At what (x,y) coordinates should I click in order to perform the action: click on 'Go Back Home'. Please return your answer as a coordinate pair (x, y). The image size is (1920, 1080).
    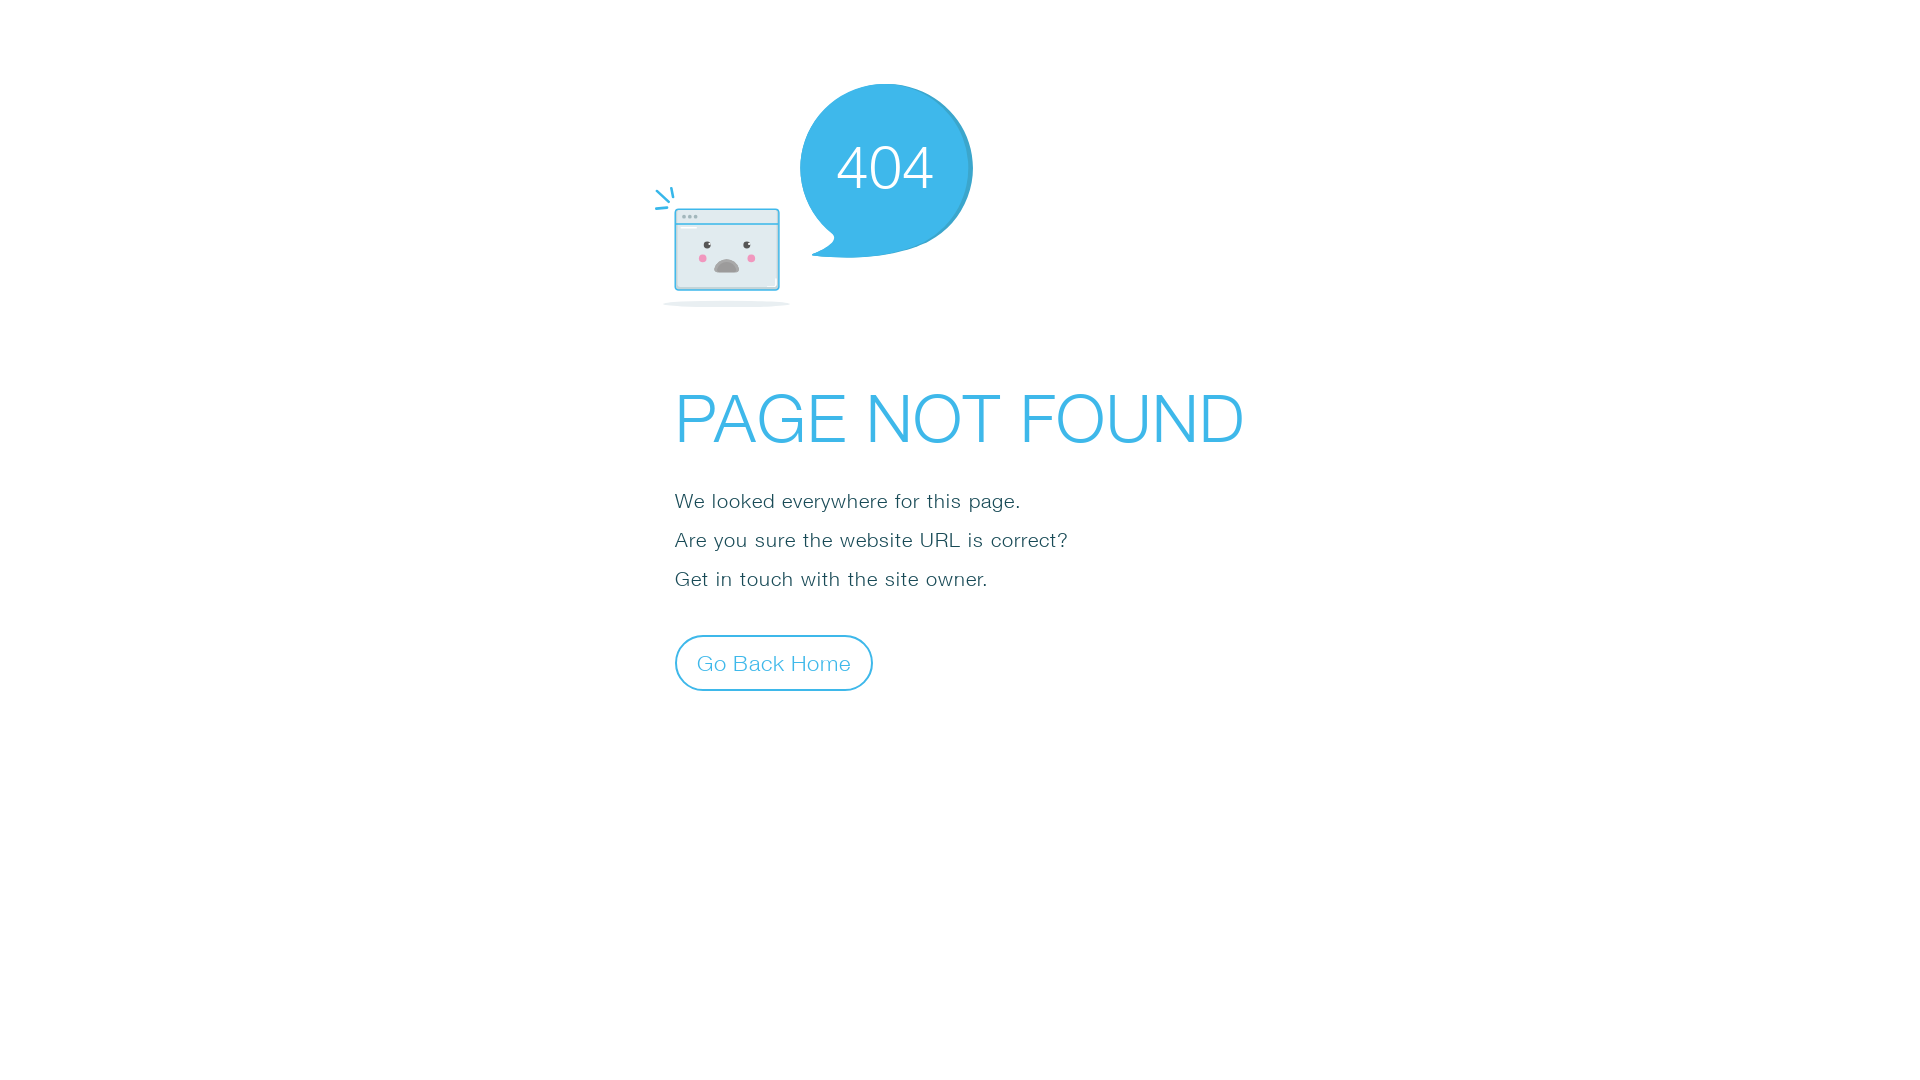
    Looking at the image, I should click on (772, 663).